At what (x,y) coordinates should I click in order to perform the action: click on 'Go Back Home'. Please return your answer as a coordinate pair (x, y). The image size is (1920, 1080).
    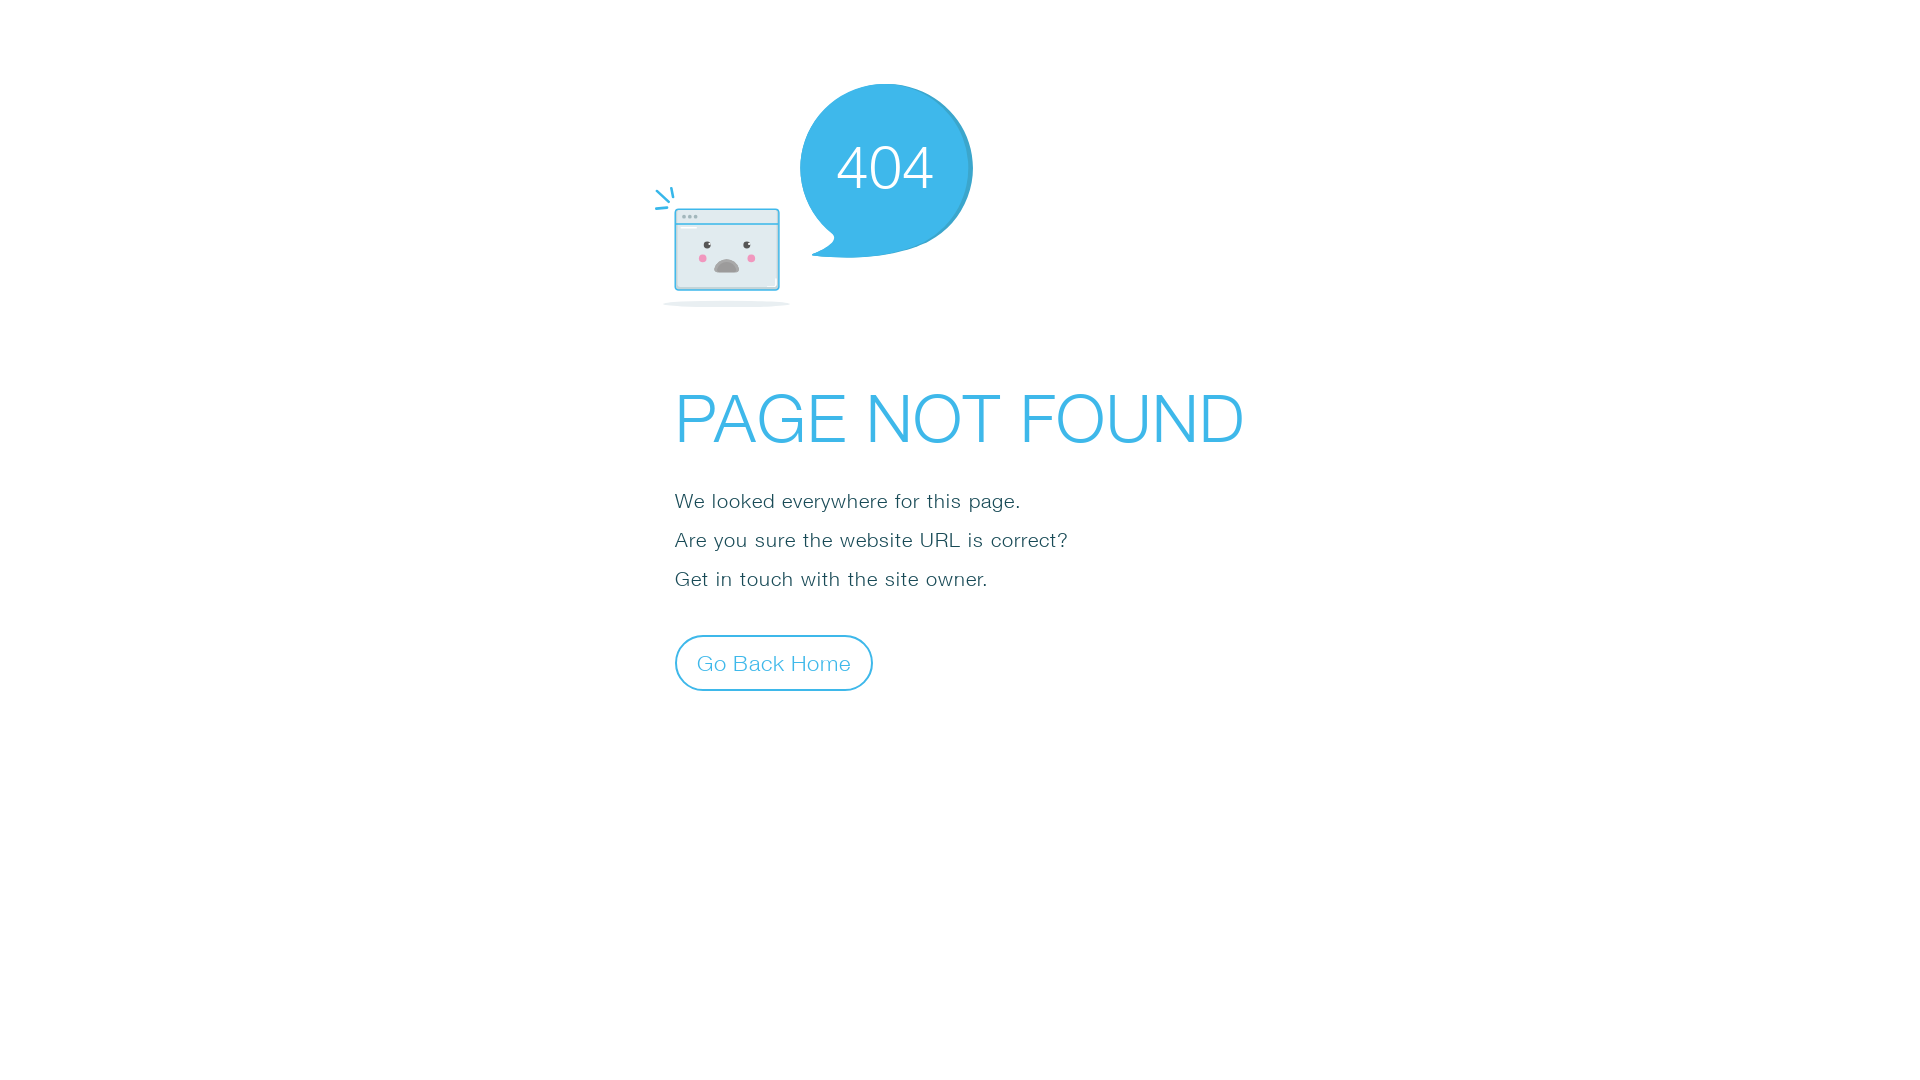
    Looking at the image, I should click on (772, 663).